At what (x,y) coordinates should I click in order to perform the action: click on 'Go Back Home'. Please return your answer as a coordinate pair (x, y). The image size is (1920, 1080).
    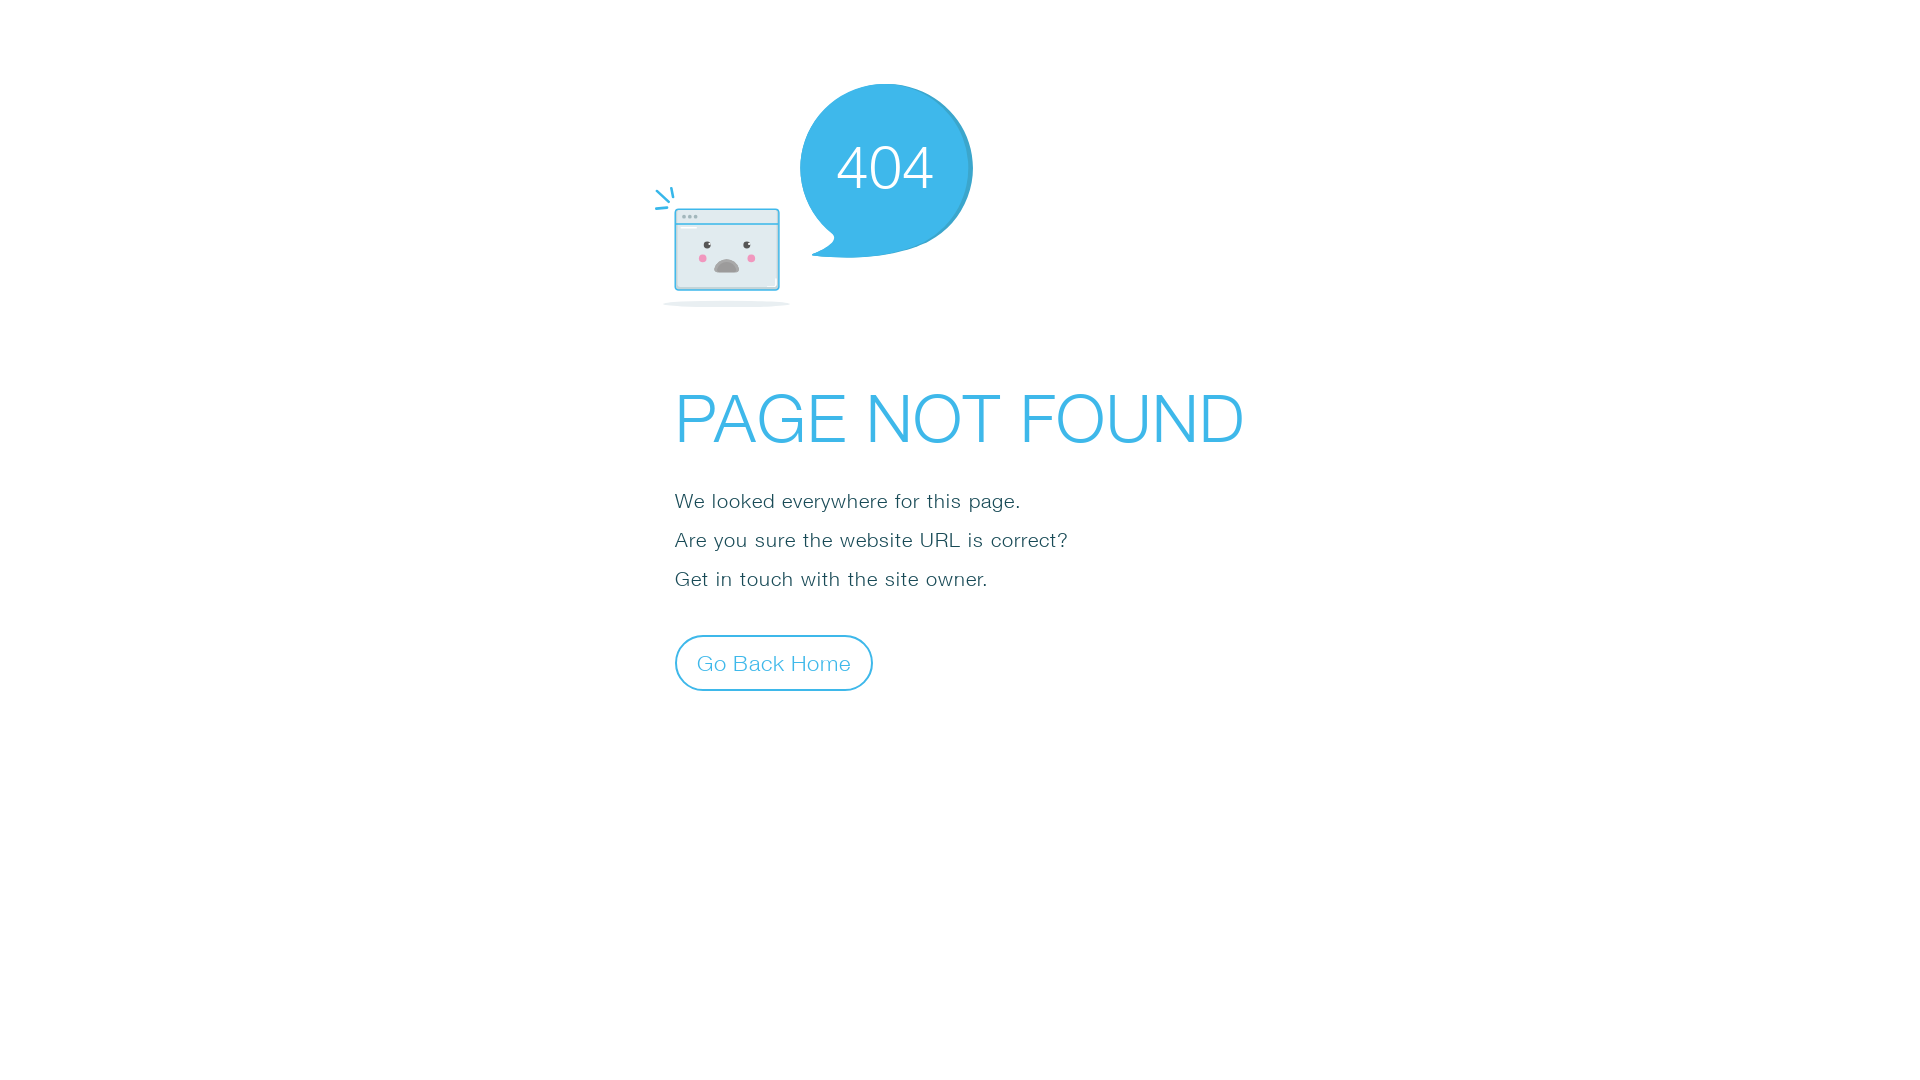
    Looking at the image, I should click on (772, 663).